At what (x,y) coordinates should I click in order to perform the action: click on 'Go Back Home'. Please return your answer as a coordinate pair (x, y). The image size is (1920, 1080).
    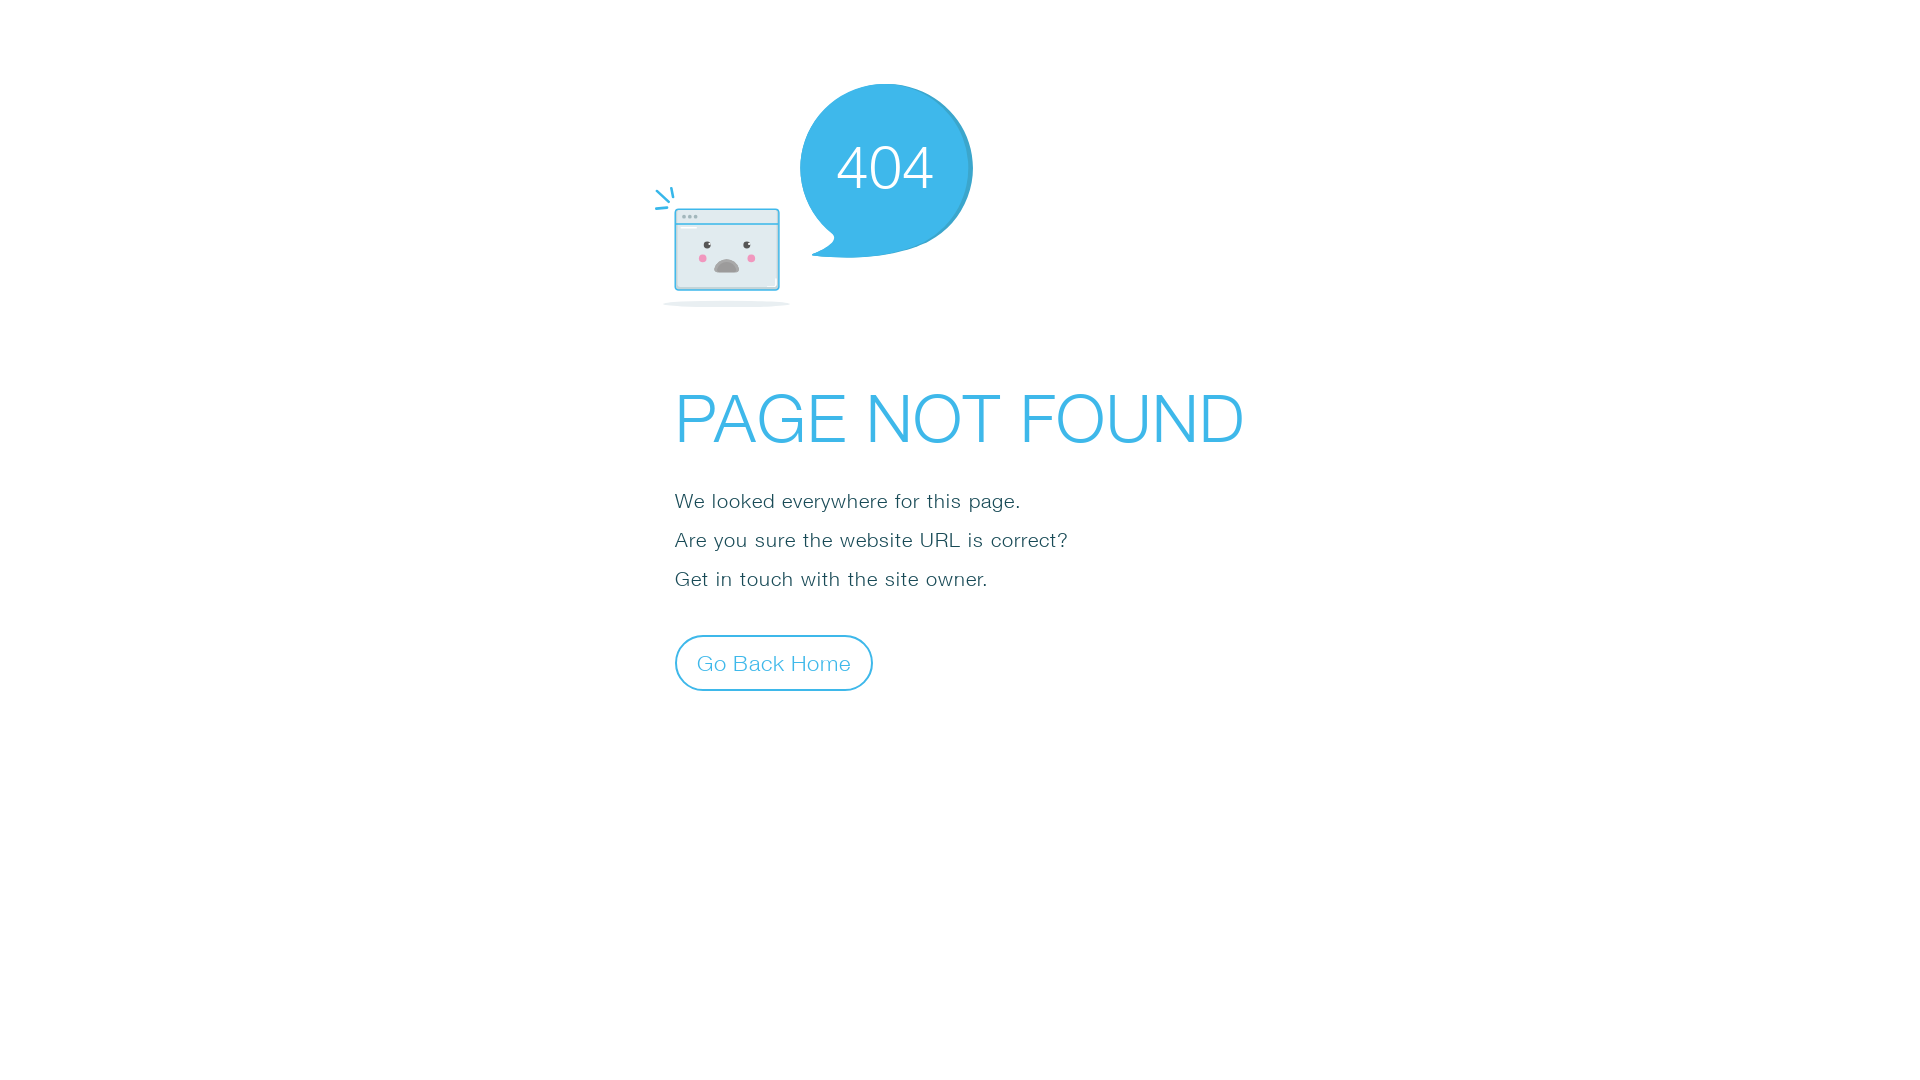
    Looking at the image, I should click on (772, 663).